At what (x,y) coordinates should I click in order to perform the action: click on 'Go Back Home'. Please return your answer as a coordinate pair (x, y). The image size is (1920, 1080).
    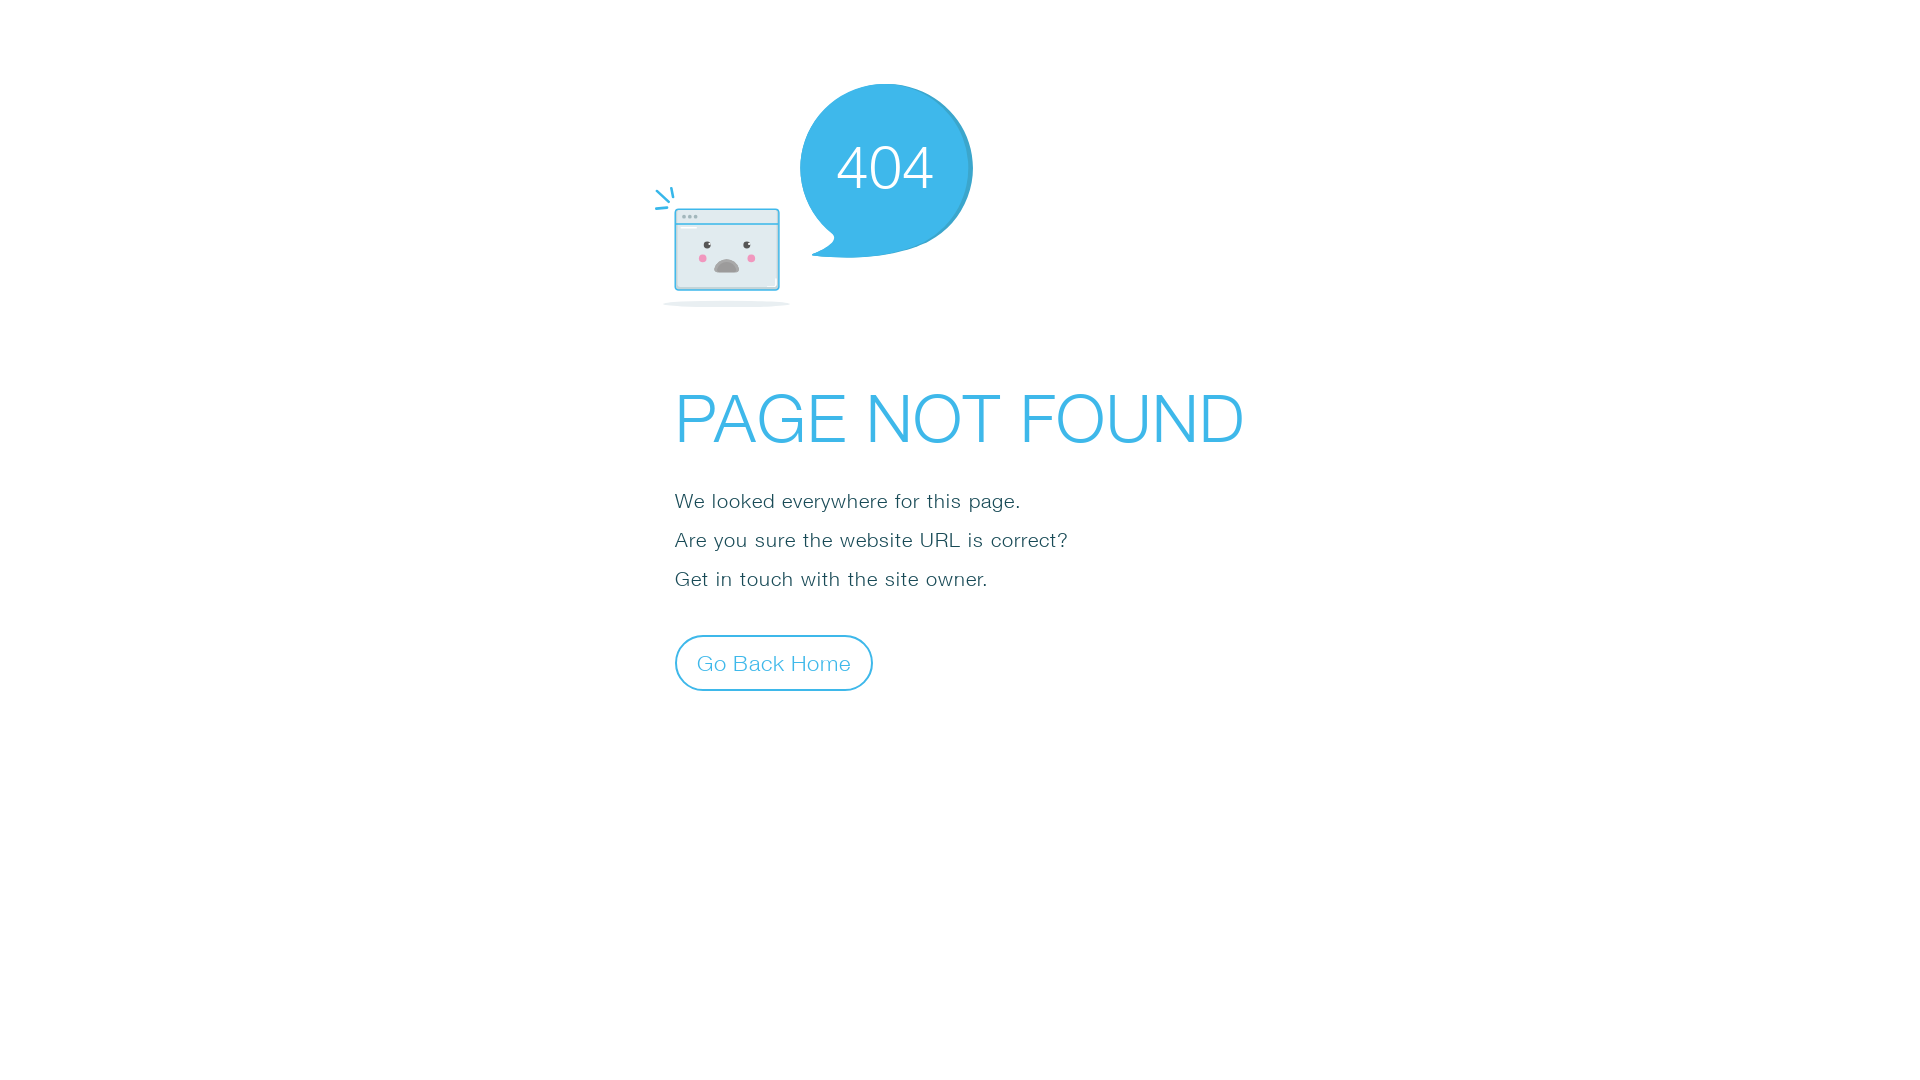
    Looking at the image, I should click on (772, 663).